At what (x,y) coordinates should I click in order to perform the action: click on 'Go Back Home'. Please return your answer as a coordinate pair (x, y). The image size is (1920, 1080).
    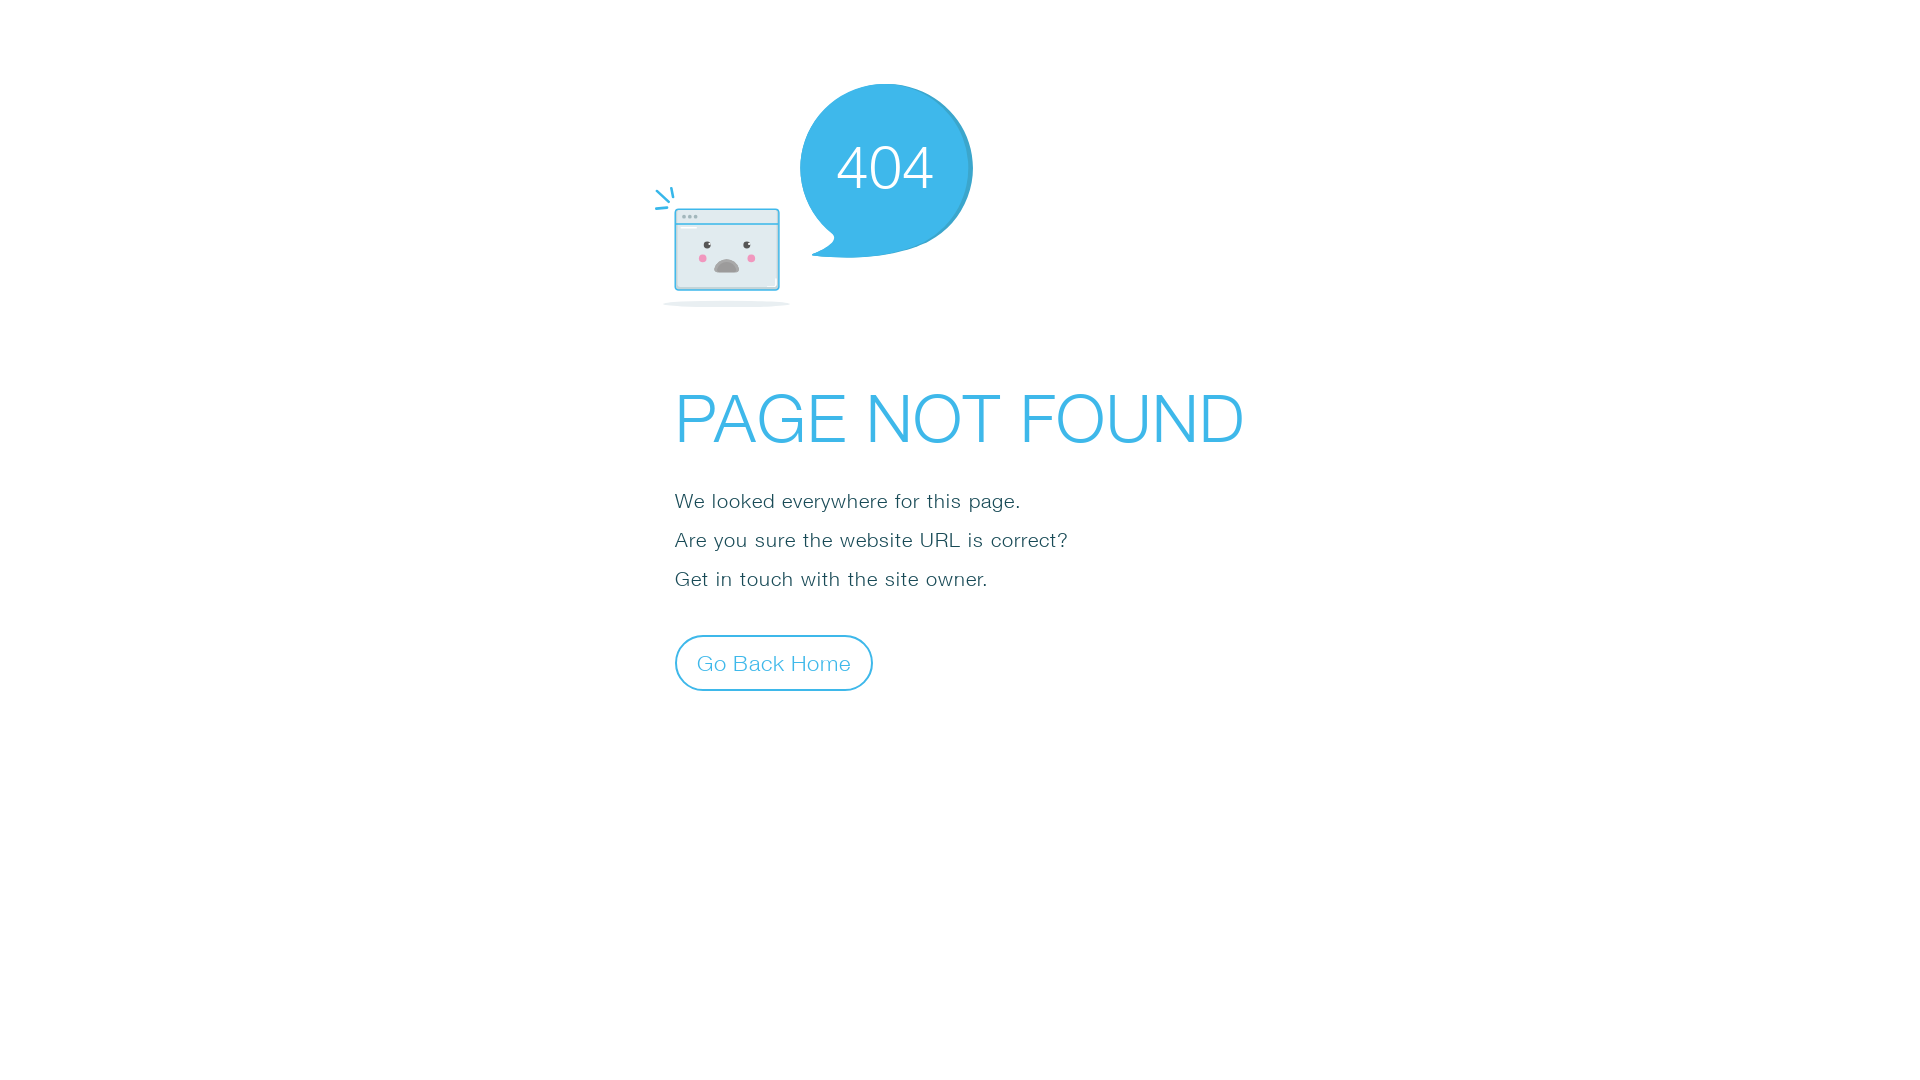
    Looking at the image, I should click on (772, 663).